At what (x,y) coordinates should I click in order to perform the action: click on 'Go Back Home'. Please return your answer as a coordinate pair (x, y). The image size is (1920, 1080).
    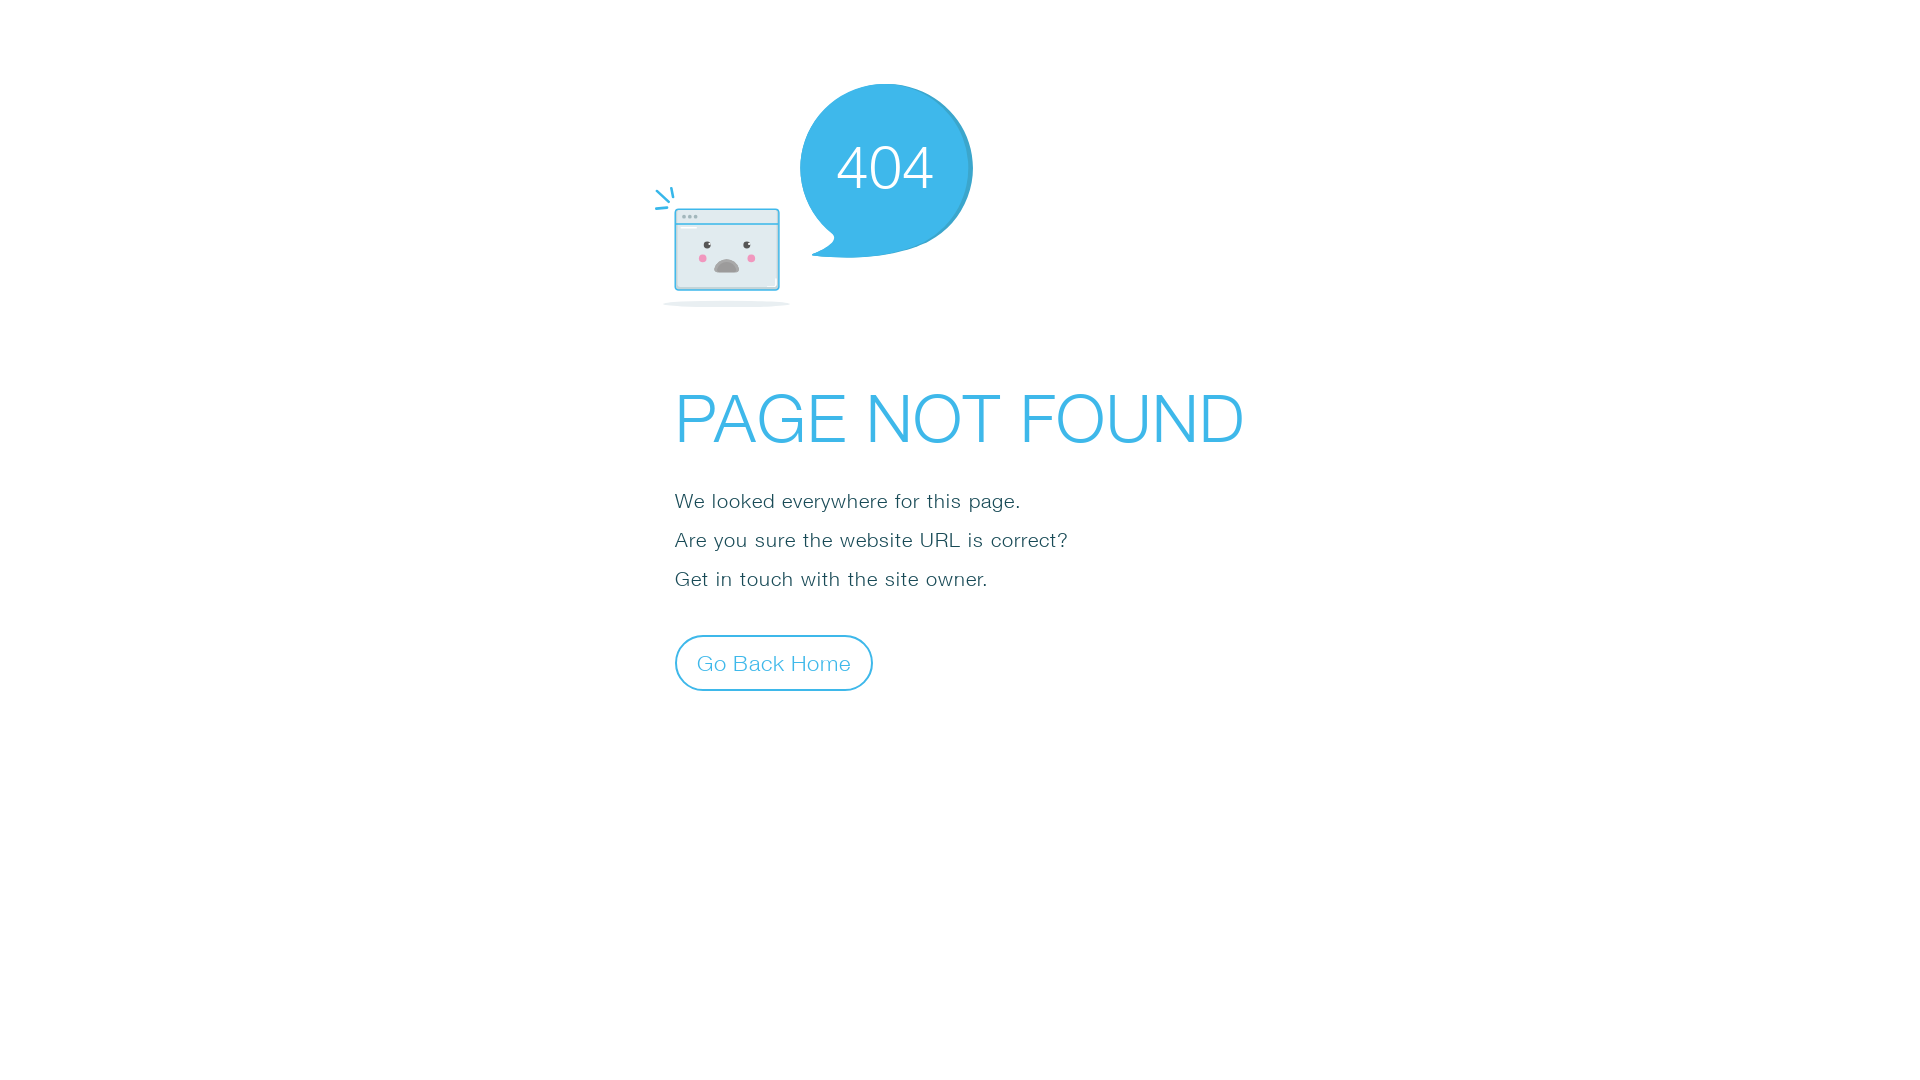
    Looking at the image, I should click on (772, 663).